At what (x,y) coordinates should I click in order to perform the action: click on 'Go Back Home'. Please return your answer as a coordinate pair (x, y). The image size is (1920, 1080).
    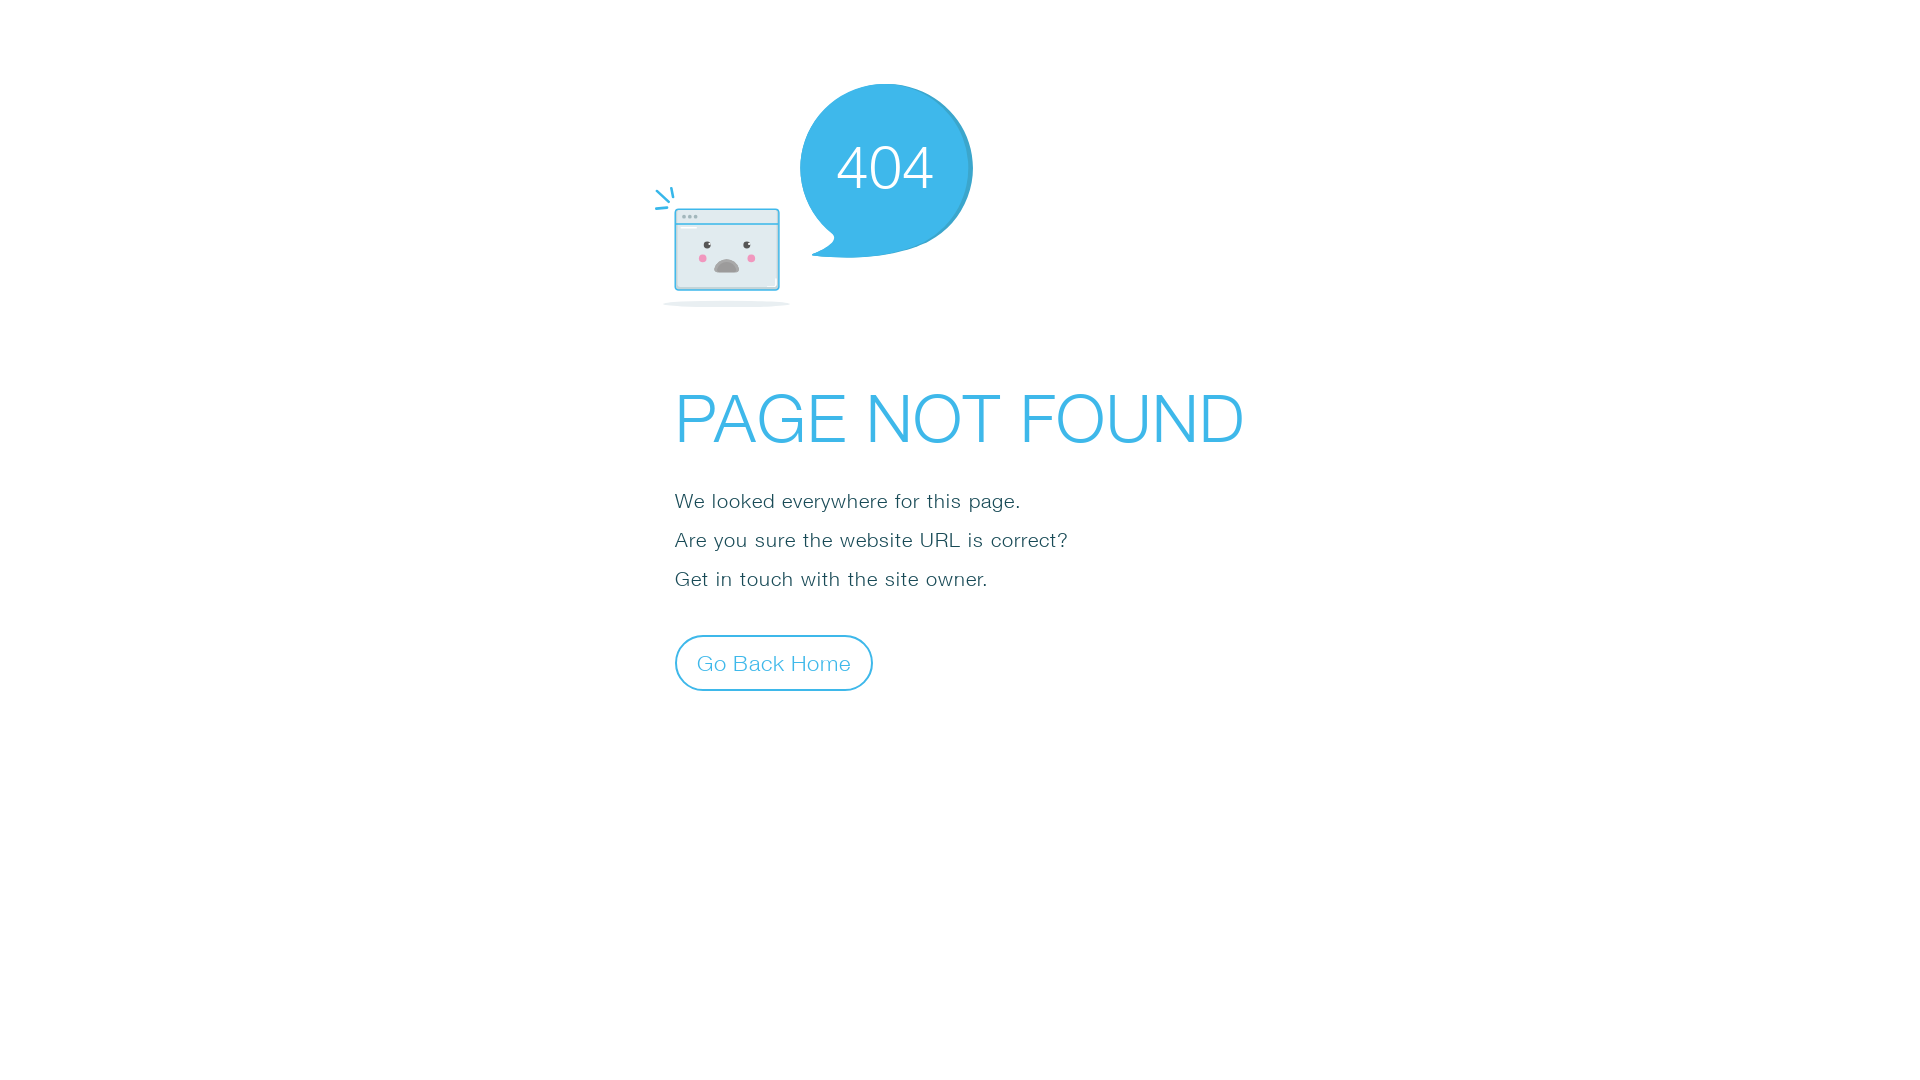
    Looking at the image, I should click on (772, 663).